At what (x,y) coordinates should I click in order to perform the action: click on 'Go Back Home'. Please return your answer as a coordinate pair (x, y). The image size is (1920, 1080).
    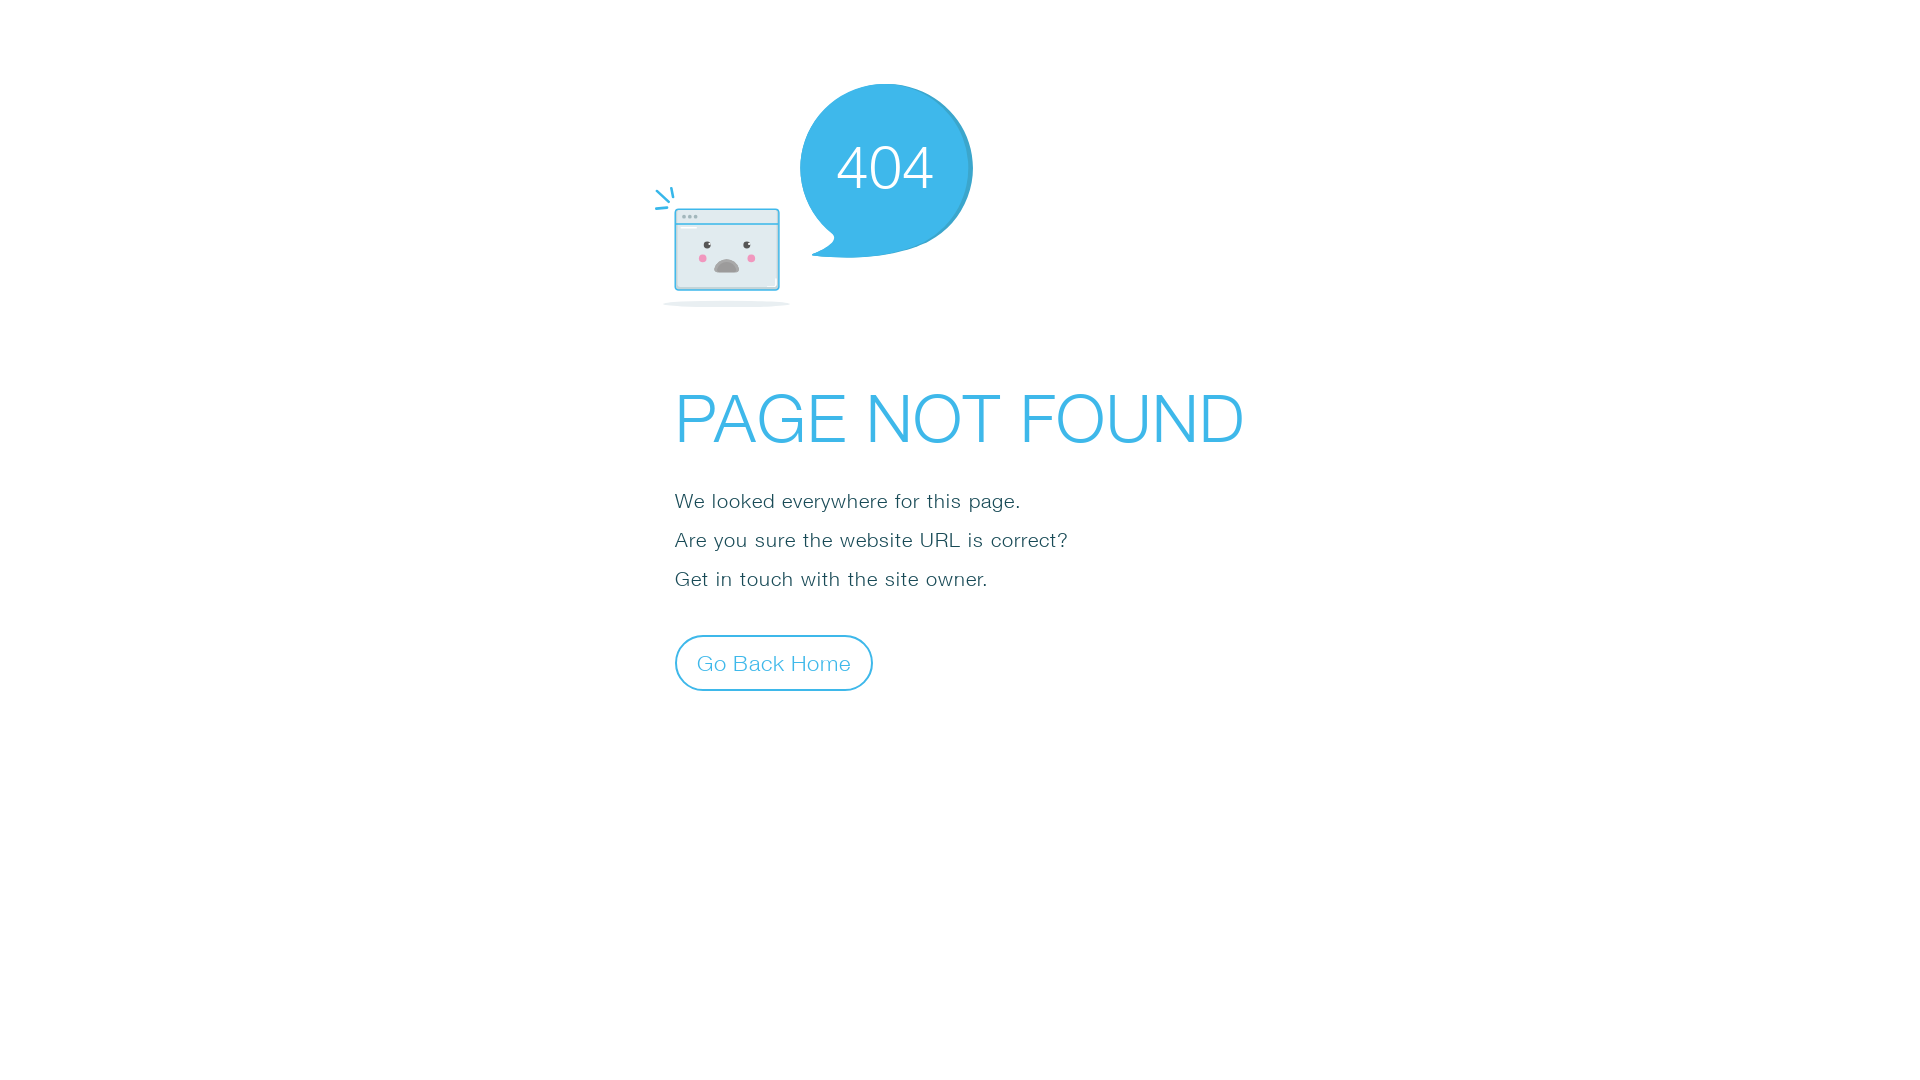
    Looking at the image, I should click on (772, 663).